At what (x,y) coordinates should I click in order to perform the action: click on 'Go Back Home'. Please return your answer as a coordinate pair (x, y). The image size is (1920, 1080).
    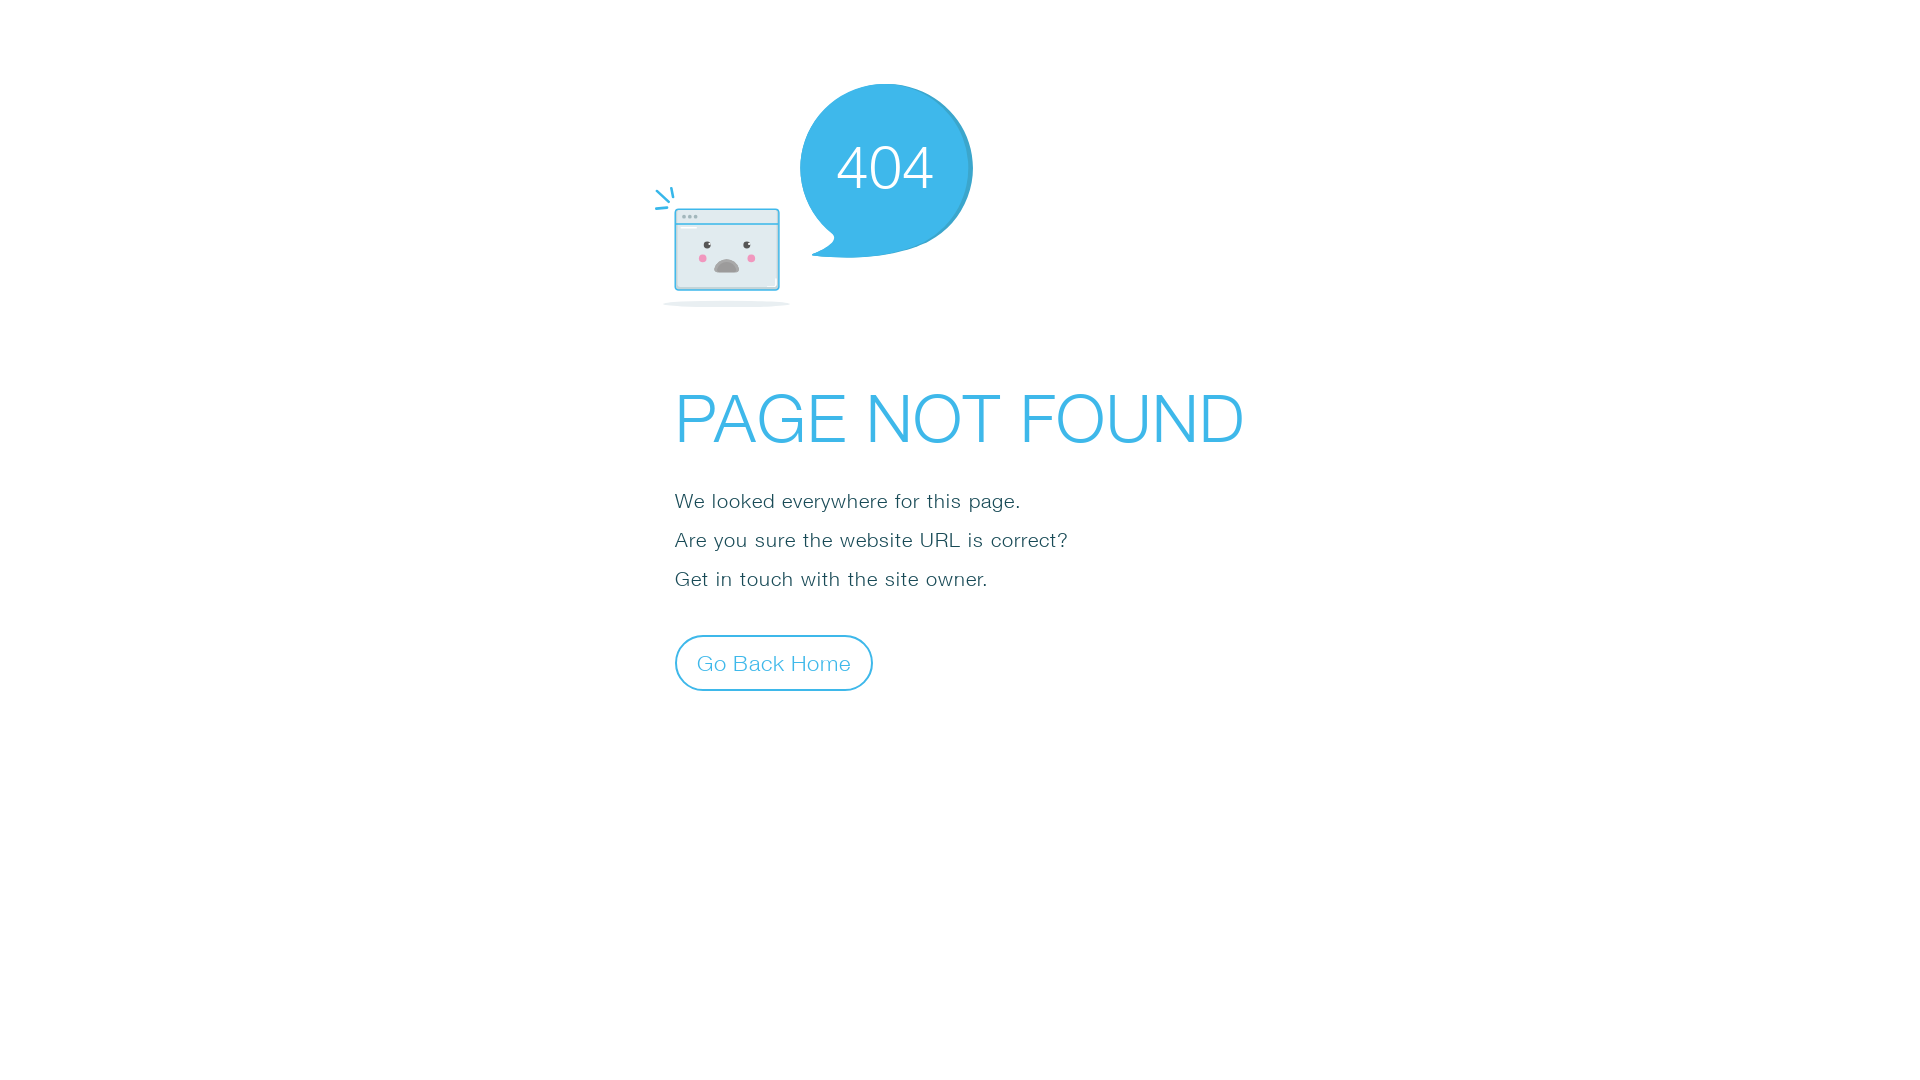
    Looking at the image, I should click on (772, 663).